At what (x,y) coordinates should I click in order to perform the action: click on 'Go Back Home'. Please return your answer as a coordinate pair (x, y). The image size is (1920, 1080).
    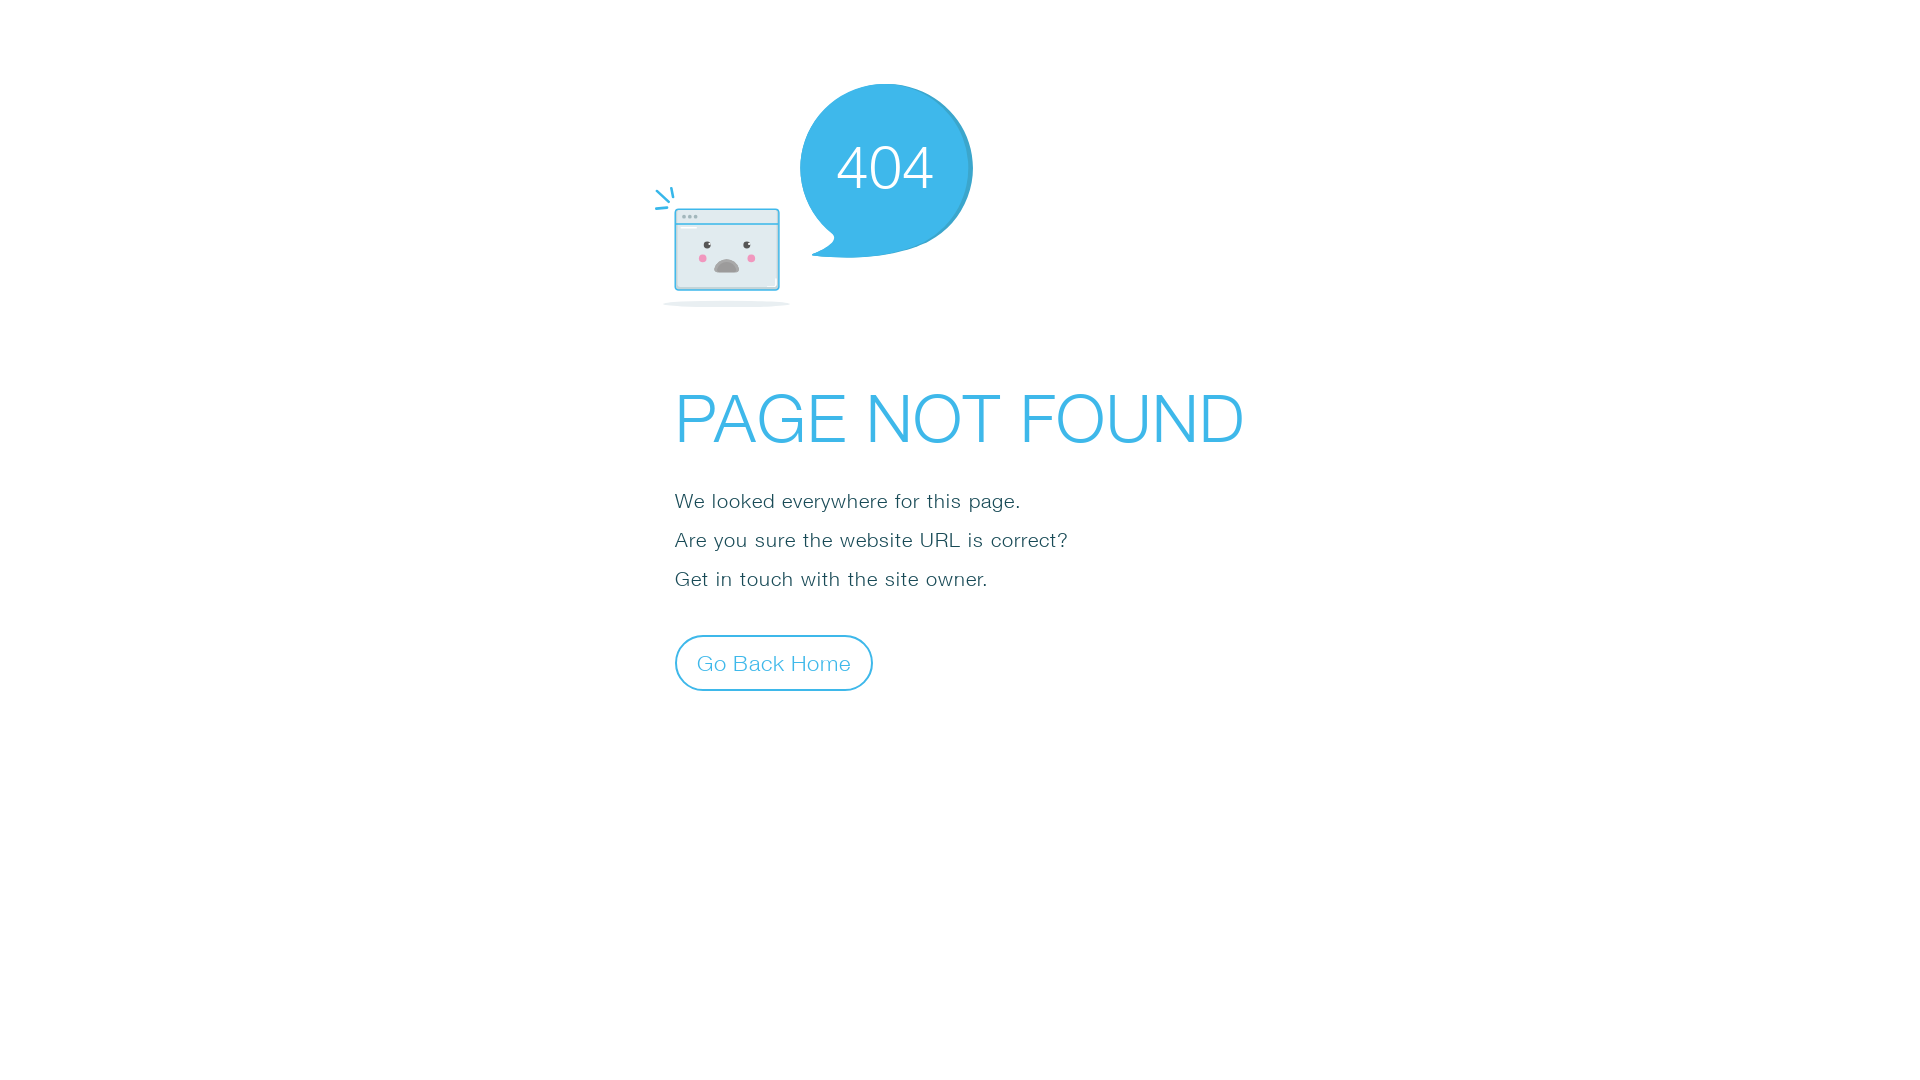
    Looking at the image, I should click on (772, 663).